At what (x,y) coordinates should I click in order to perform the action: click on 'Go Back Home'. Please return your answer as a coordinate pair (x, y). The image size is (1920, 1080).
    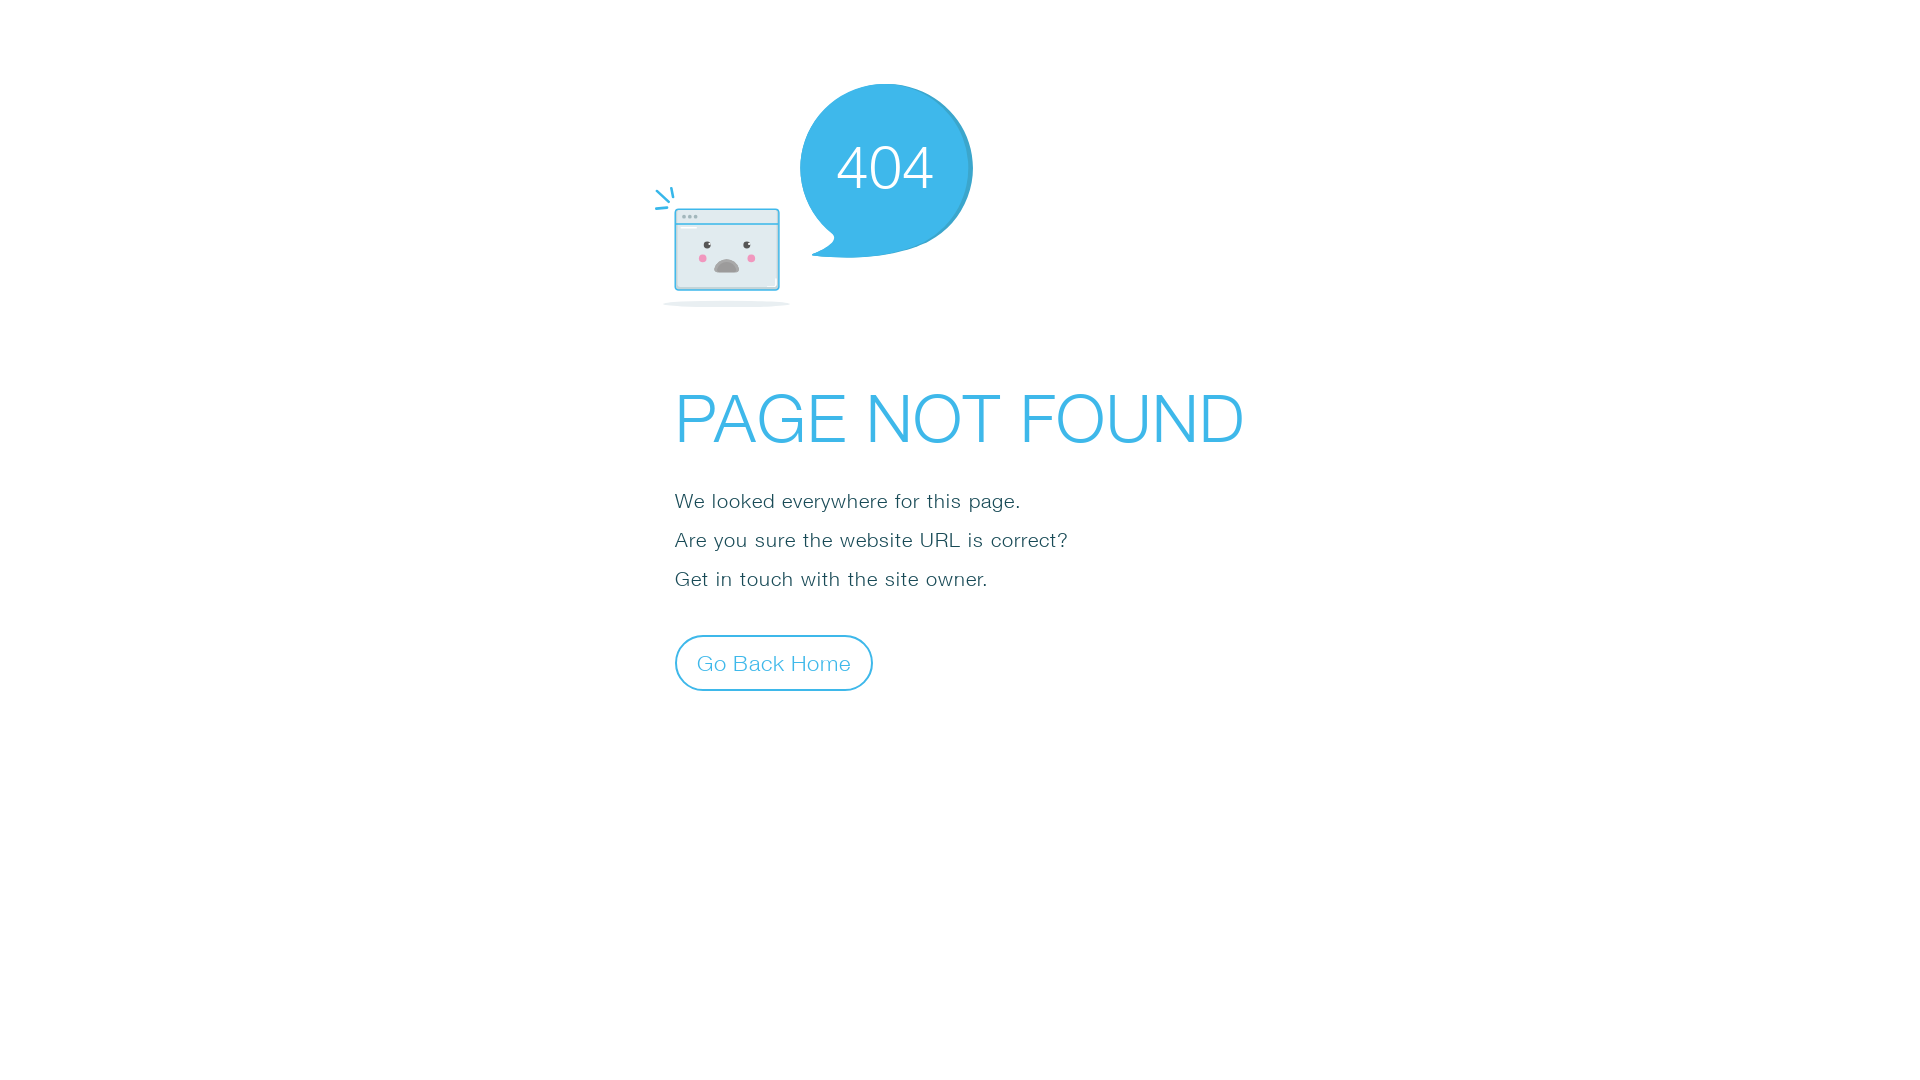
    Looking at the image, I should click on (772, 663).